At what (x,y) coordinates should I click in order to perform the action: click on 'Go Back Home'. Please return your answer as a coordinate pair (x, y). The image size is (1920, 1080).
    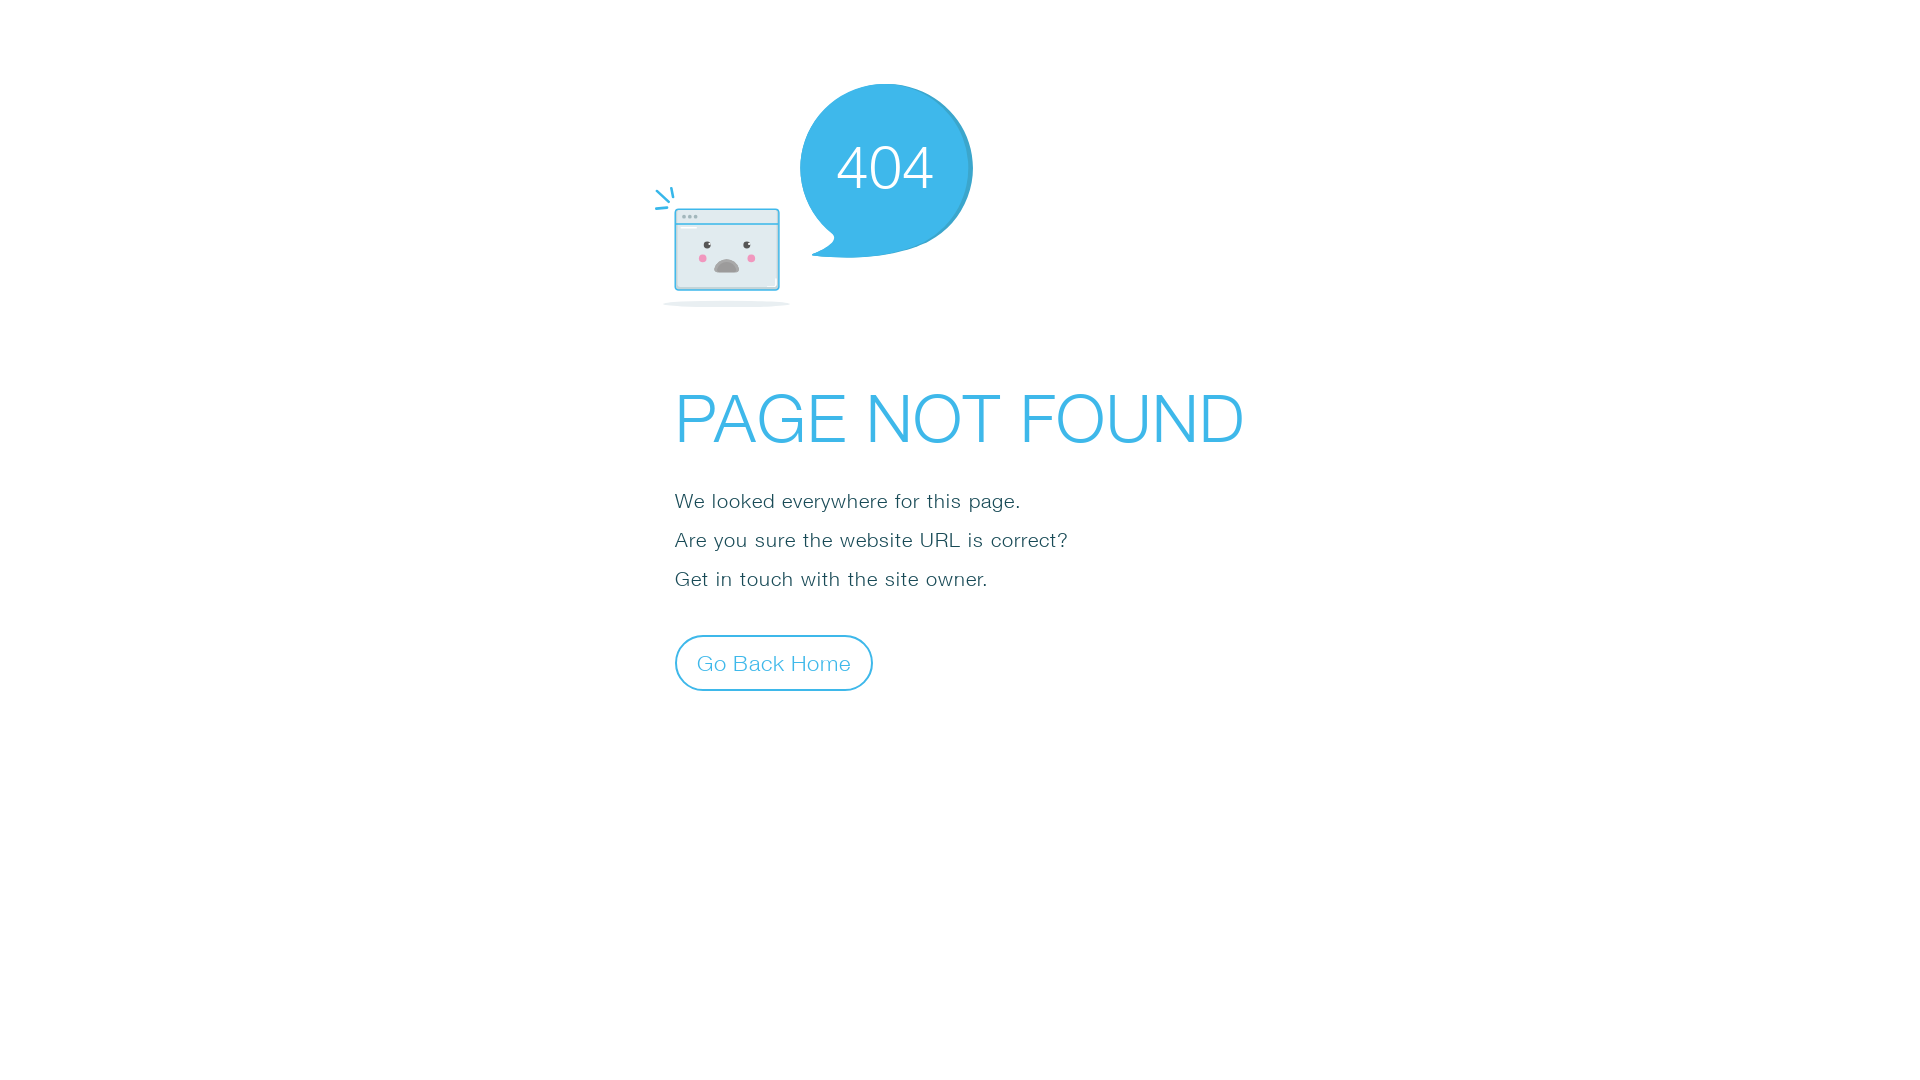
    Looking at the image, I should click on (772, 663).